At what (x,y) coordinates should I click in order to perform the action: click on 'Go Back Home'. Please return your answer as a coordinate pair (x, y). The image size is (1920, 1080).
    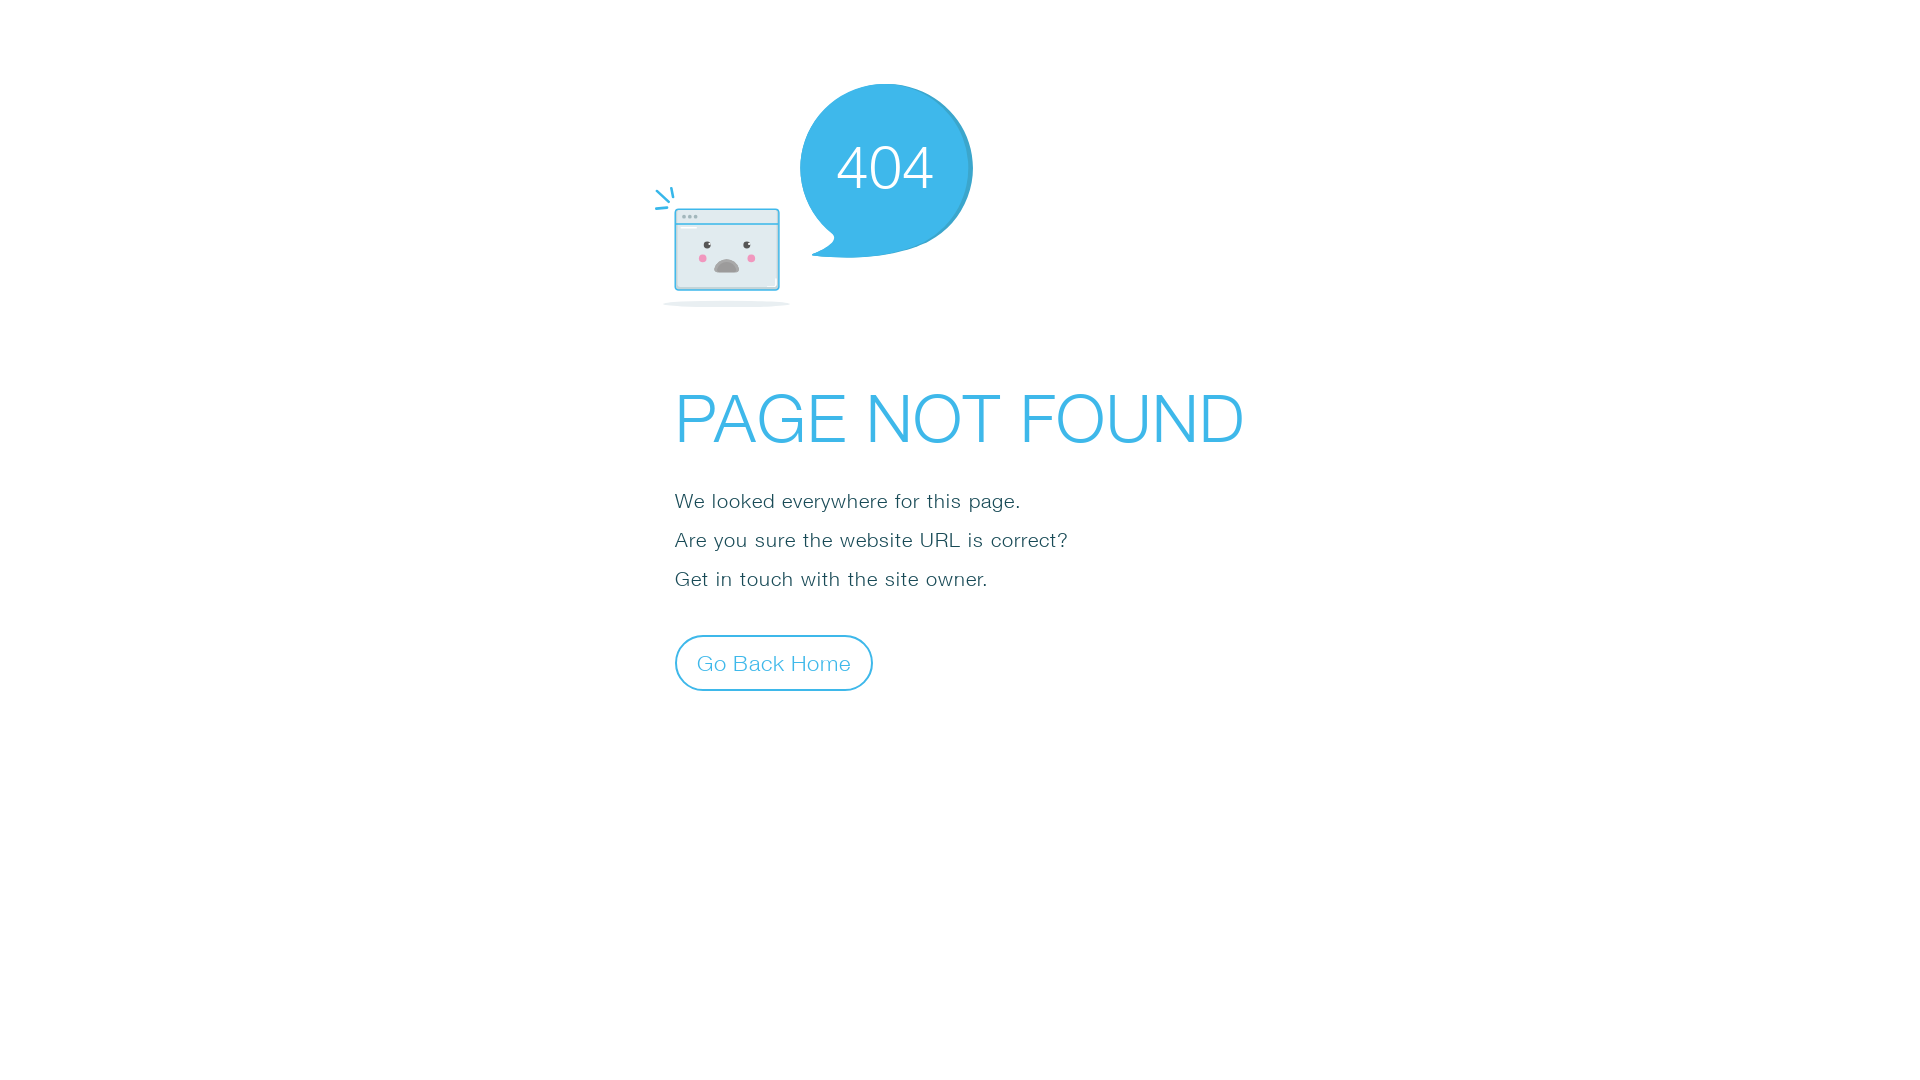
    Looking at the image, I should click on (772, 663).